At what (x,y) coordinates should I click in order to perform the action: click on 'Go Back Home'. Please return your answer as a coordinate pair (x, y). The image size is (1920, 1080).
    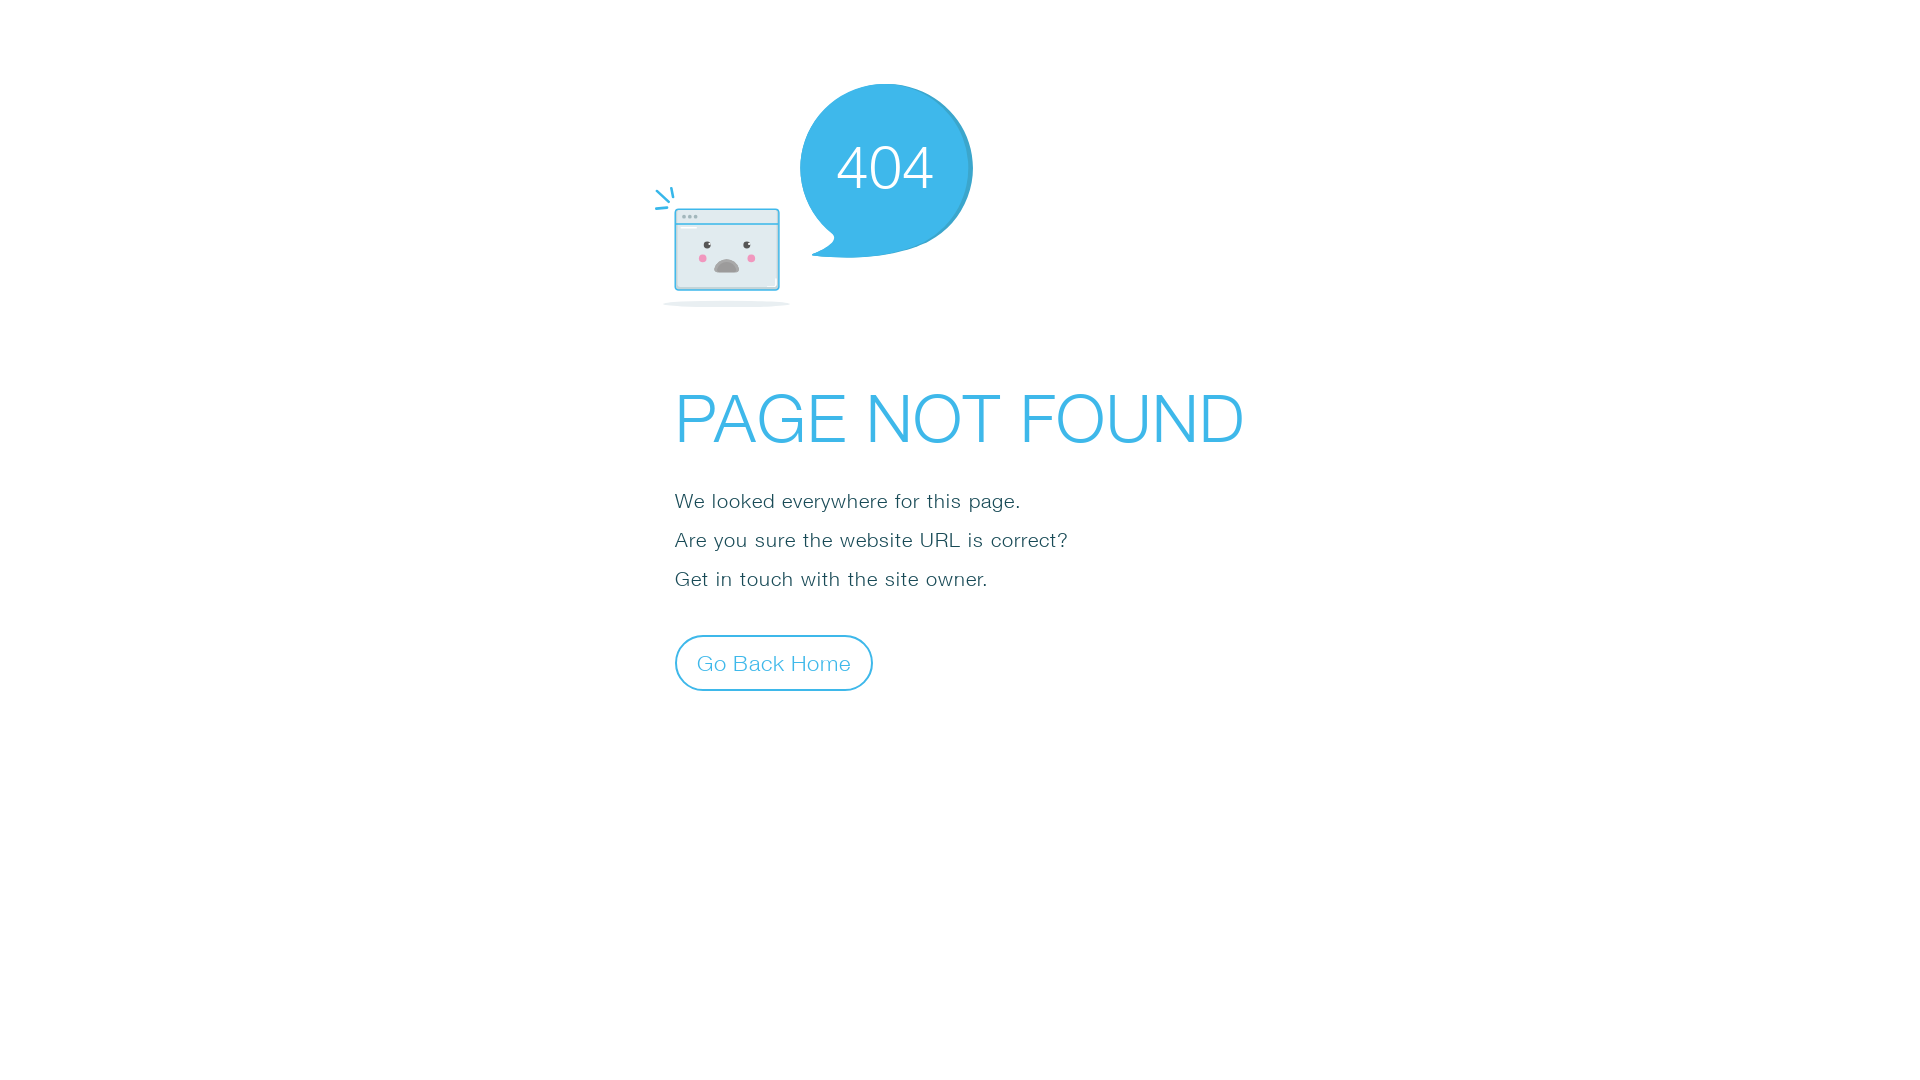
    Looking at the image, I should click on (772, 663).